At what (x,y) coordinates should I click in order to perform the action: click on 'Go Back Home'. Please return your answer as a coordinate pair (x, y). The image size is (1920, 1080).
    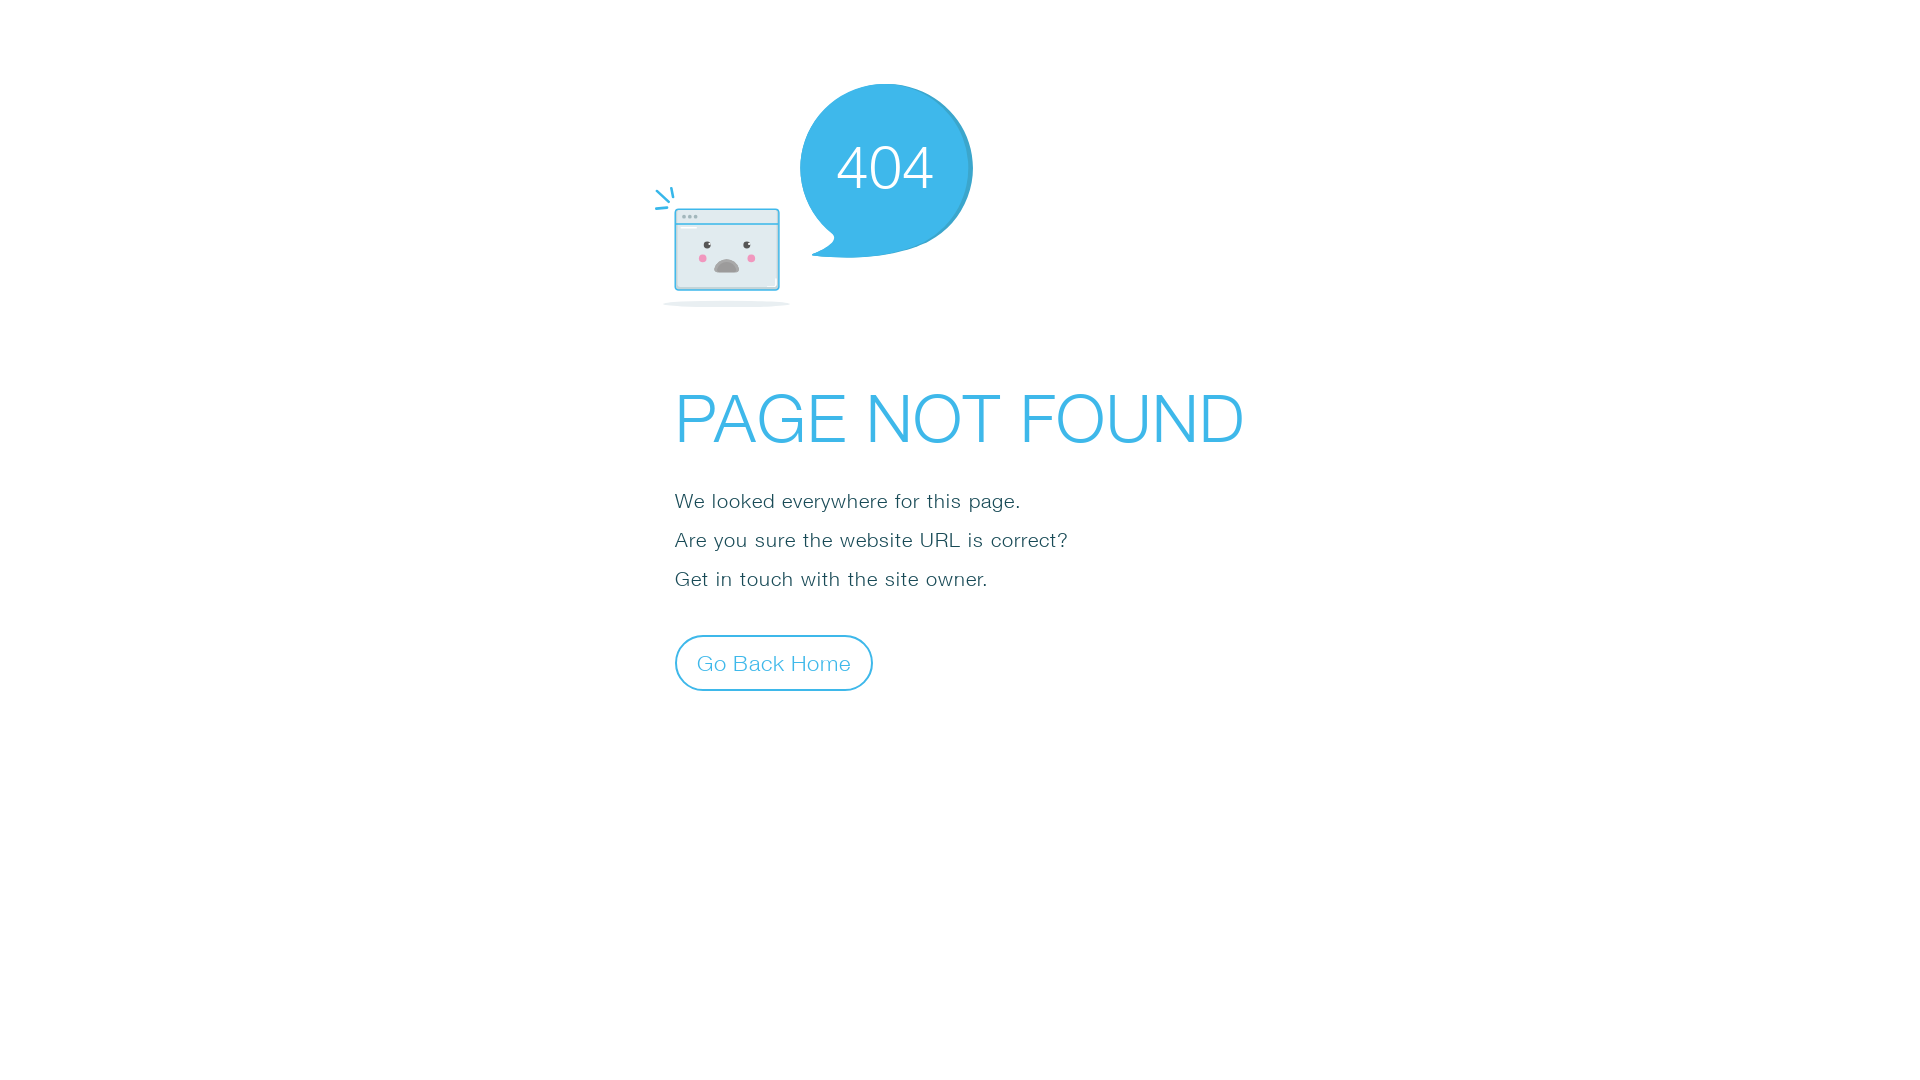
    Looking at the image, I should click on (772, 663).